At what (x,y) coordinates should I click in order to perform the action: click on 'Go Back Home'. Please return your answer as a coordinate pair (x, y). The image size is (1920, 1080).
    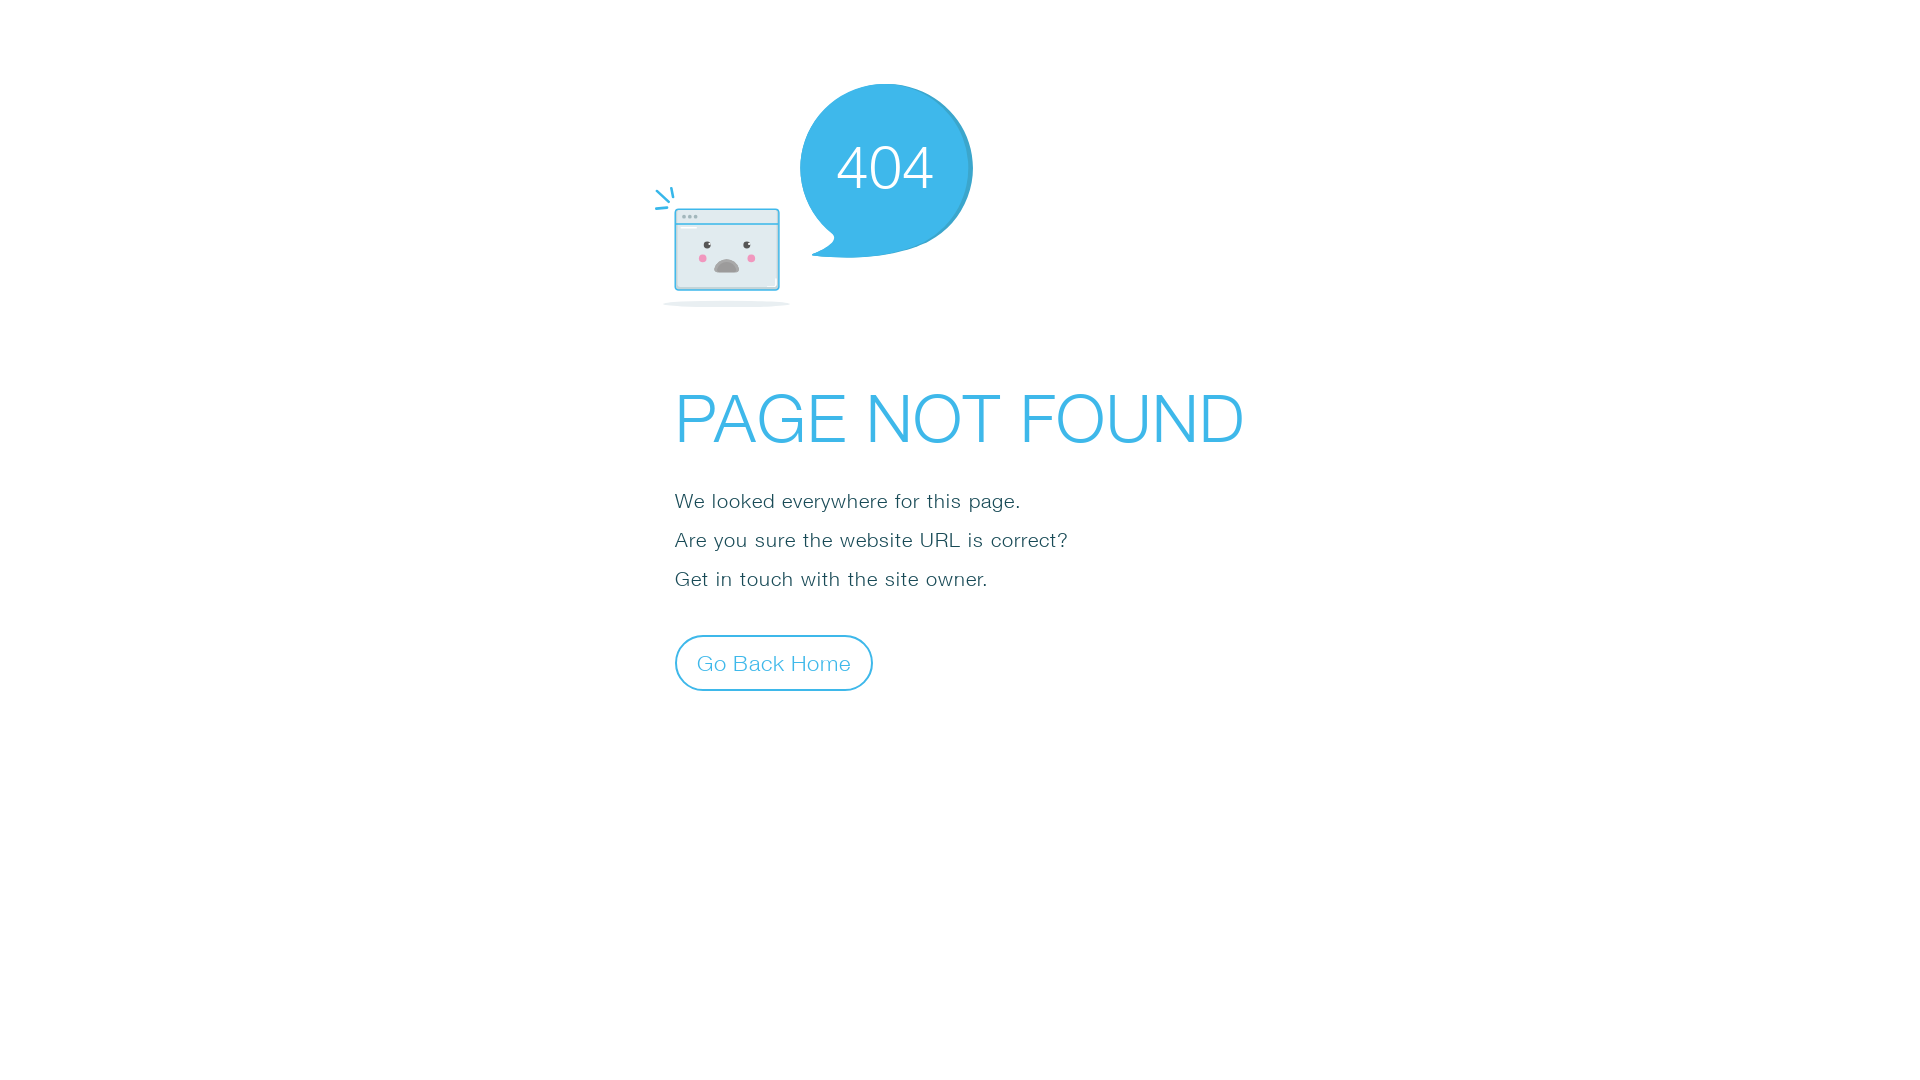
    Looking at the image, I should click on (772, 663).